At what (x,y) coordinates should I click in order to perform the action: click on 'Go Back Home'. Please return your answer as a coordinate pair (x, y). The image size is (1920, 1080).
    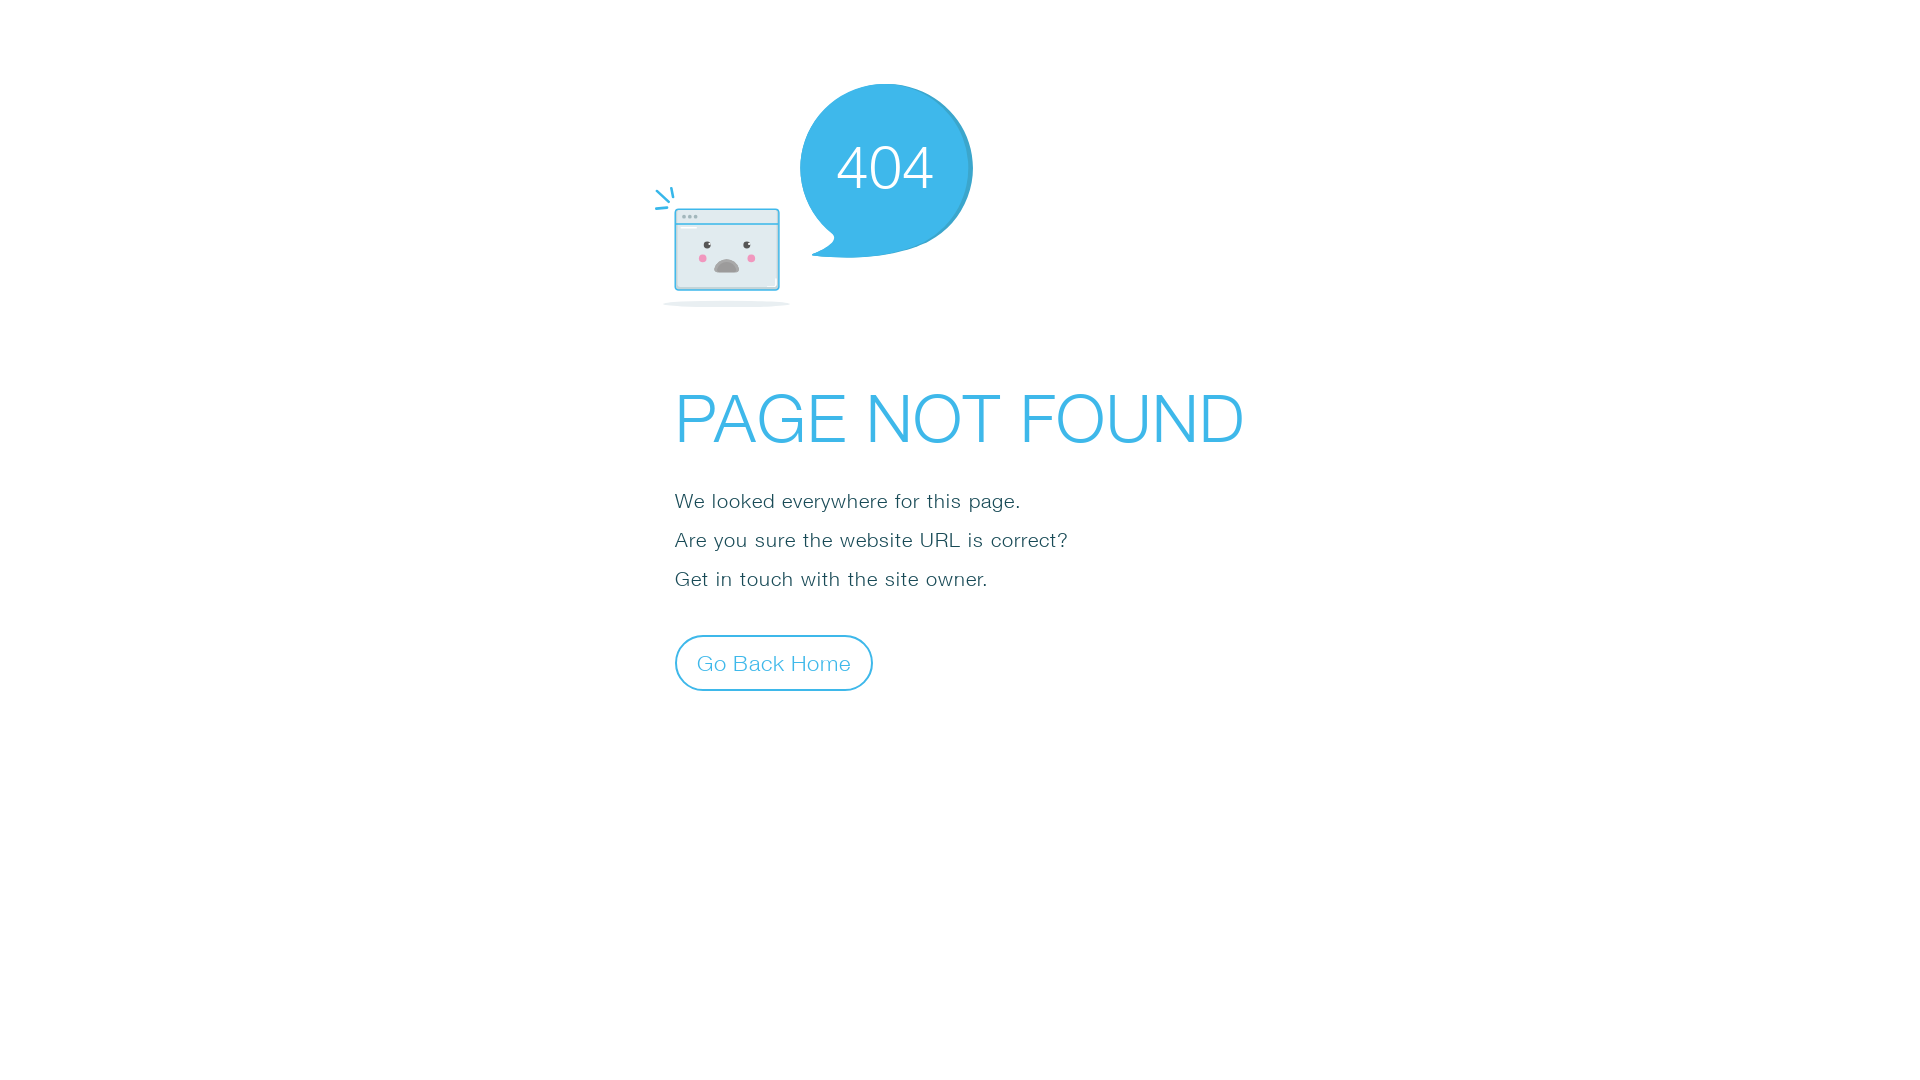
    Looking at the image, I should click on (772, 663).